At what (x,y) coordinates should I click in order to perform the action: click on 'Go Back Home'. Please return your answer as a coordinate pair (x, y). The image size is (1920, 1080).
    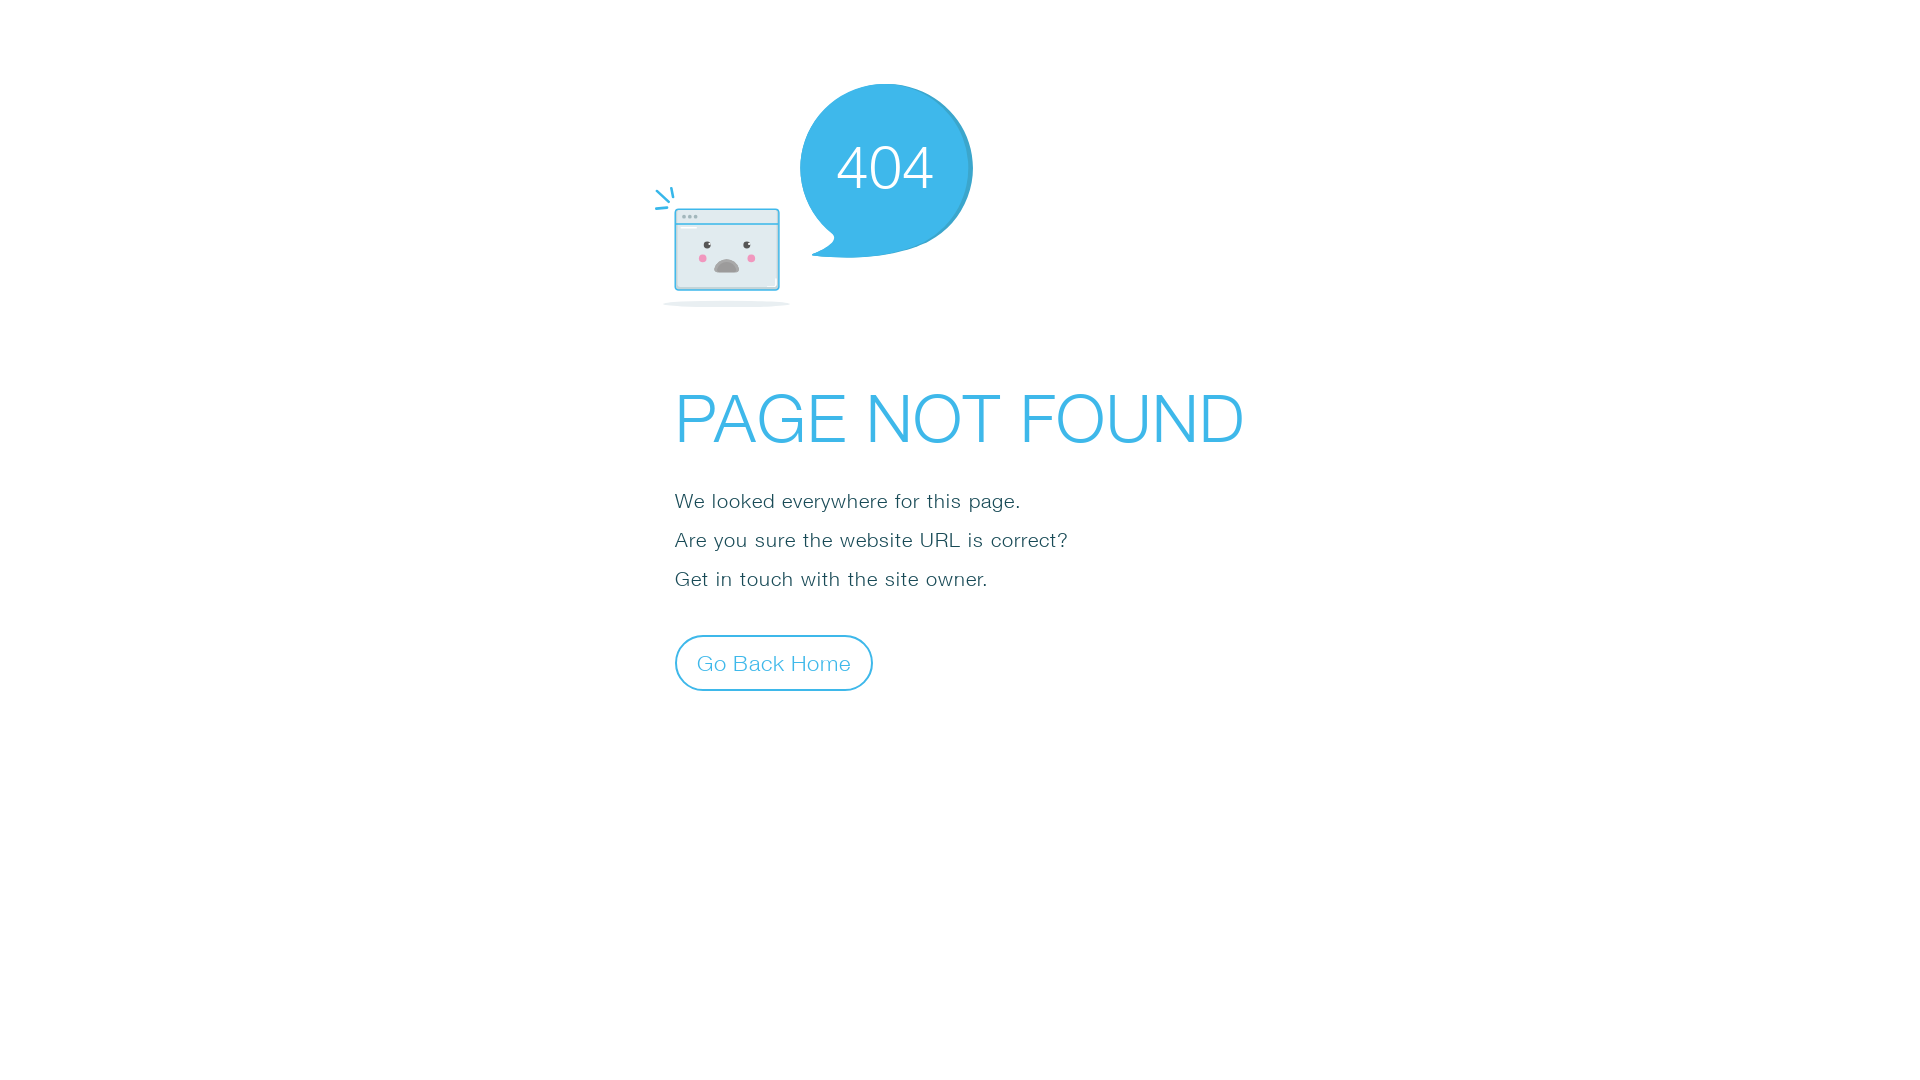
    Looking at the image, I should click on (772, 663).